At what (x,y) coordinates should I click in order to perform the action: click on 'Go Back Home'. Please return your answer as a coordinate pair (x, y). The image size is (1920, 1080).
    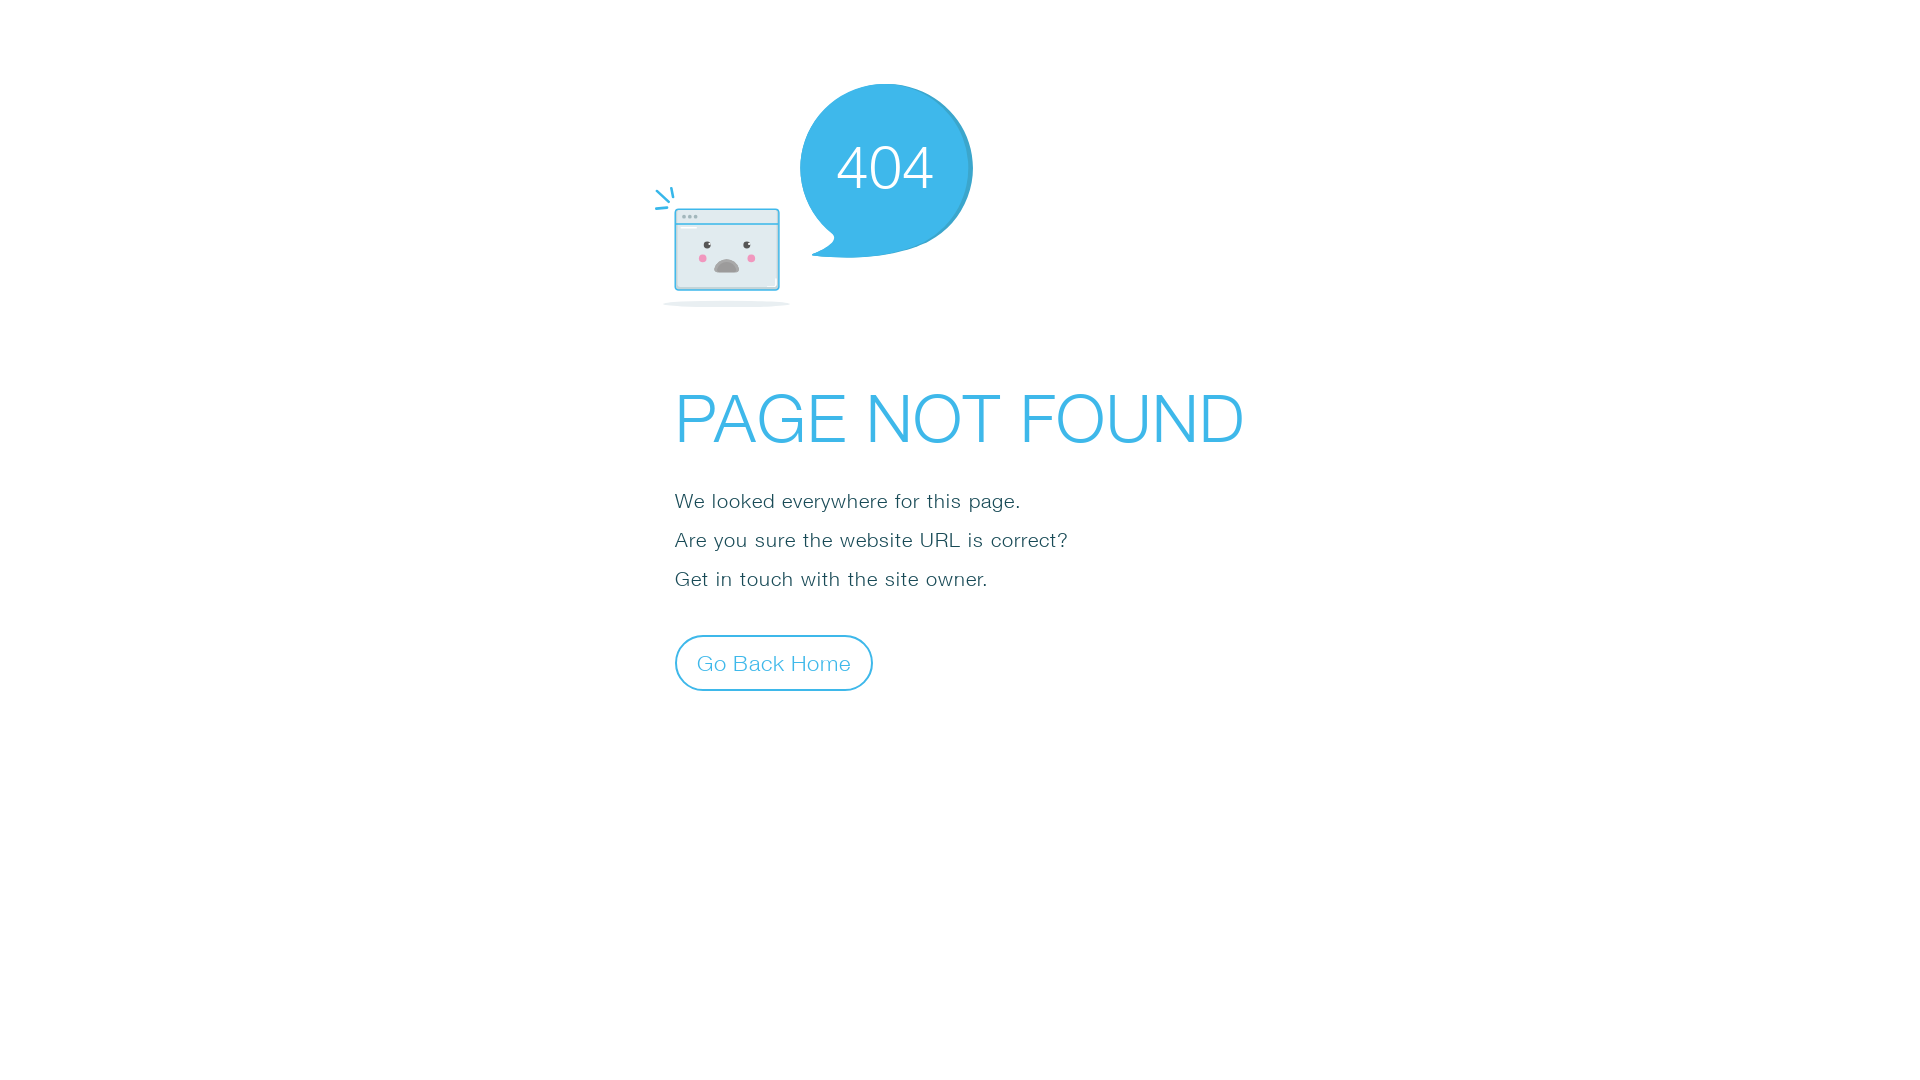
    Looking at the image, I should click on (772, 663).